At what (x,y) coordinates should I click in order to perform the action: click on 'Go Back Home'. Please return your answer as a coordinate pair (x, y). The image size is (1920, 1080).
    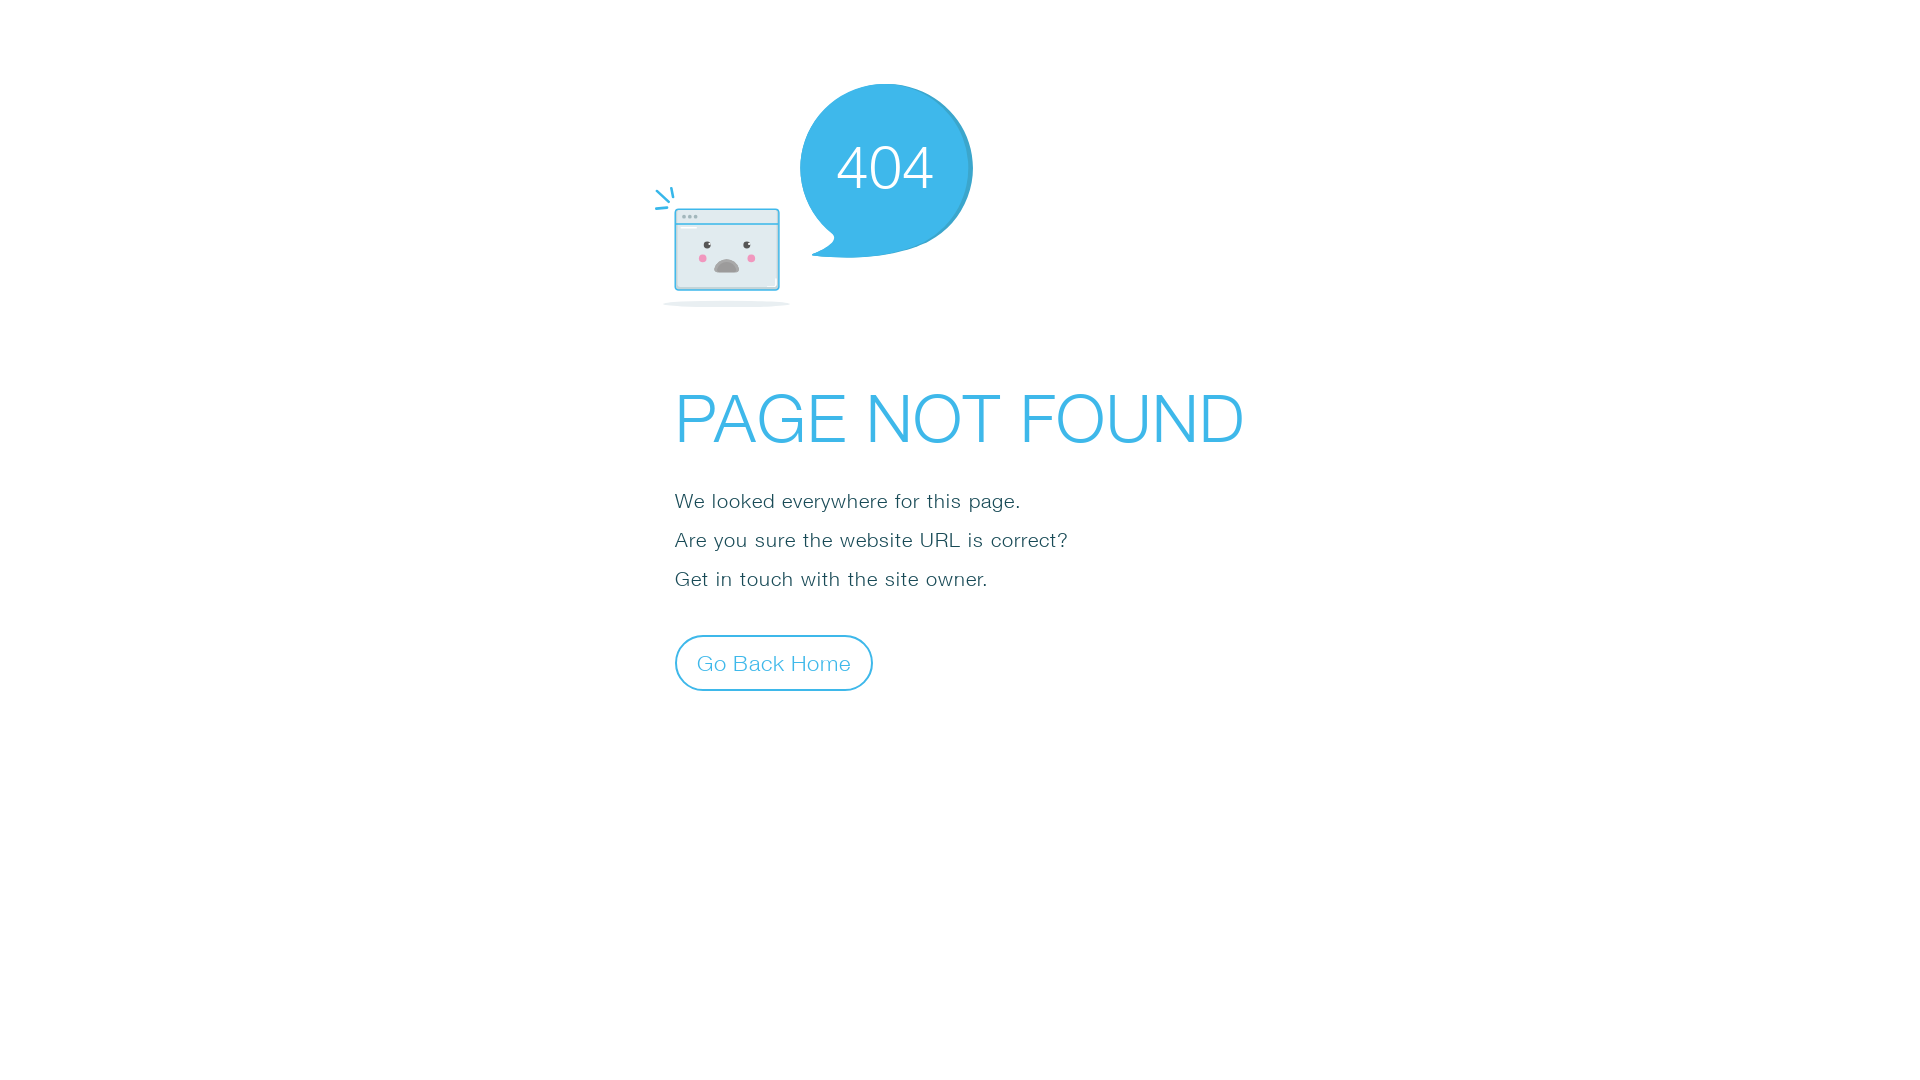
    Looking at the image, I should click on (772, 663).